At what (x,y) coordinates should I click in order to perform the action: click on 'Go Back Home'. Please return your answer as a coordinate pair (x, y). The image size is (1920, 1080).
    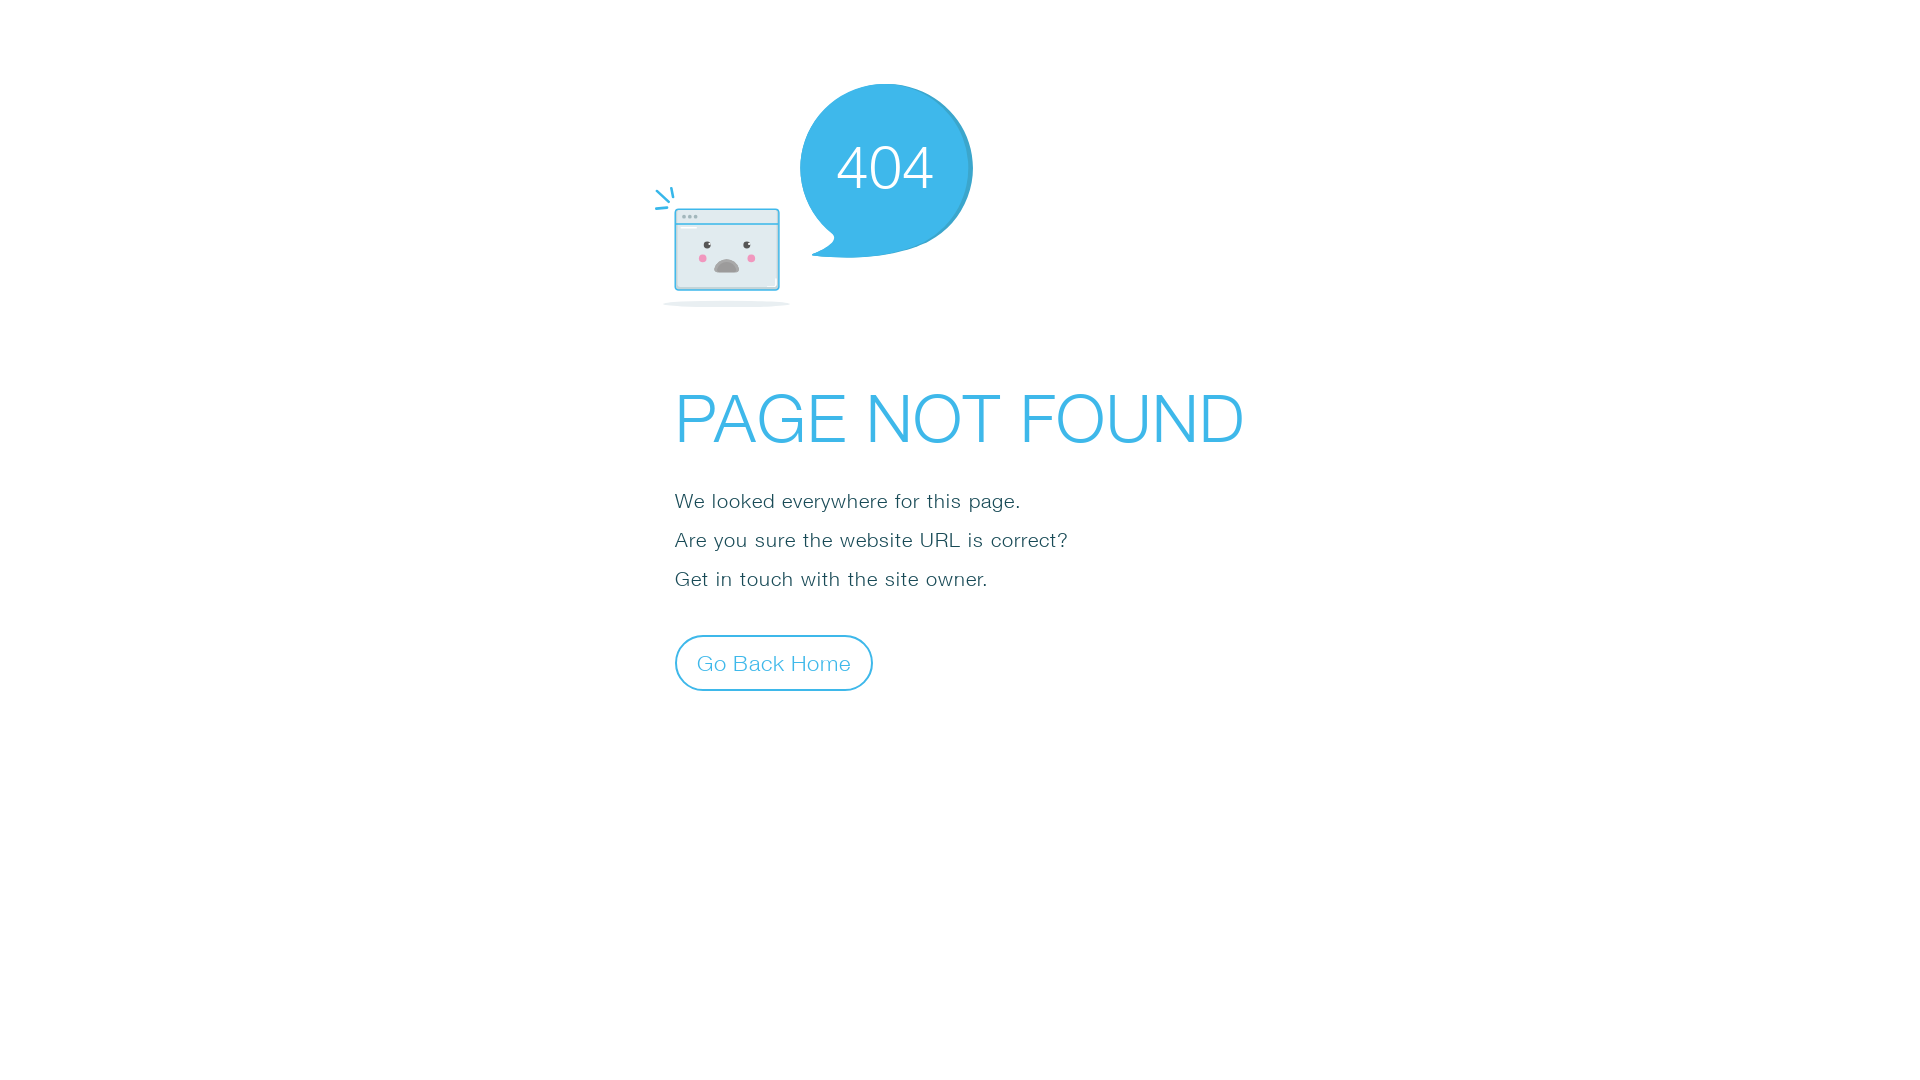
    Looking at the image, I should click on (772, 663).